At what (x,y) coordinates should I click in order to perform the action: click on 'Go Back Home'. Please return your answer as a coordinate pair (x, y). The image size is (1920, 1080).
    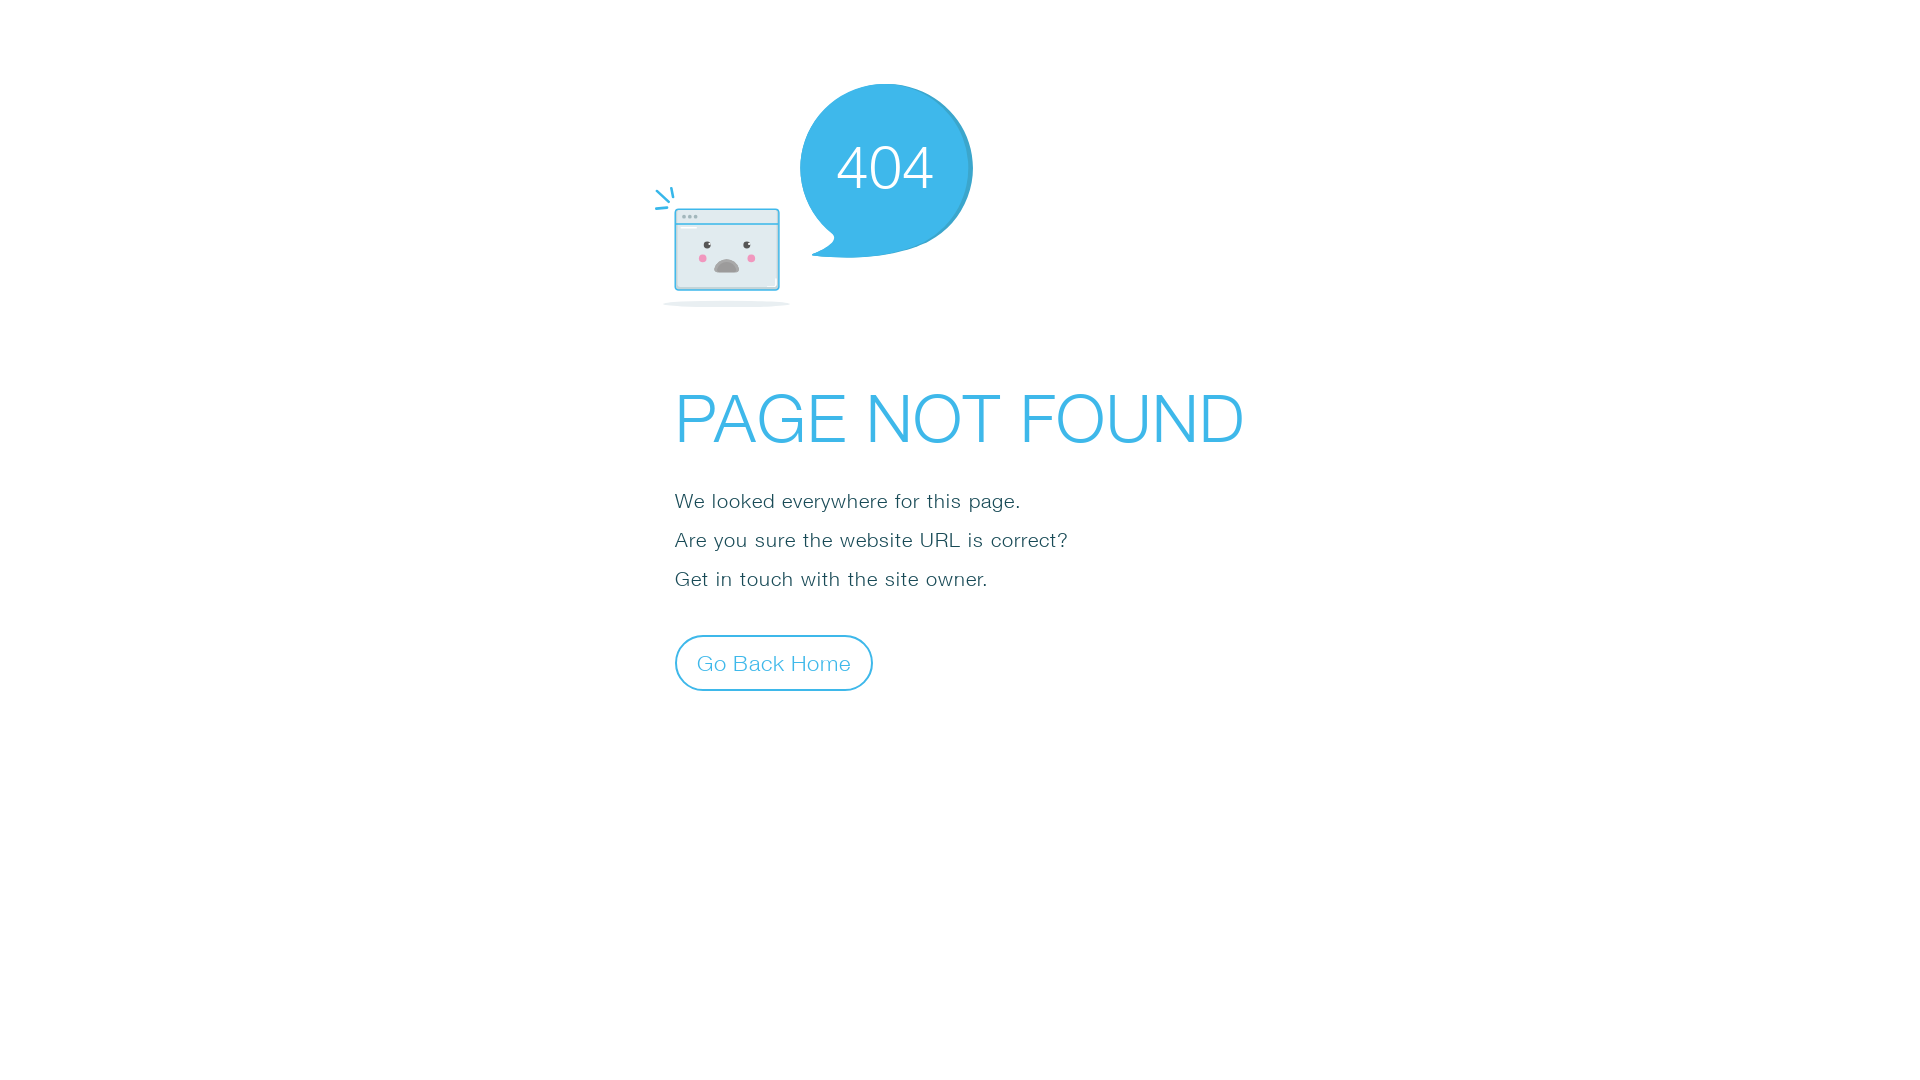
    Looking at the image, I should click on (772, 663).